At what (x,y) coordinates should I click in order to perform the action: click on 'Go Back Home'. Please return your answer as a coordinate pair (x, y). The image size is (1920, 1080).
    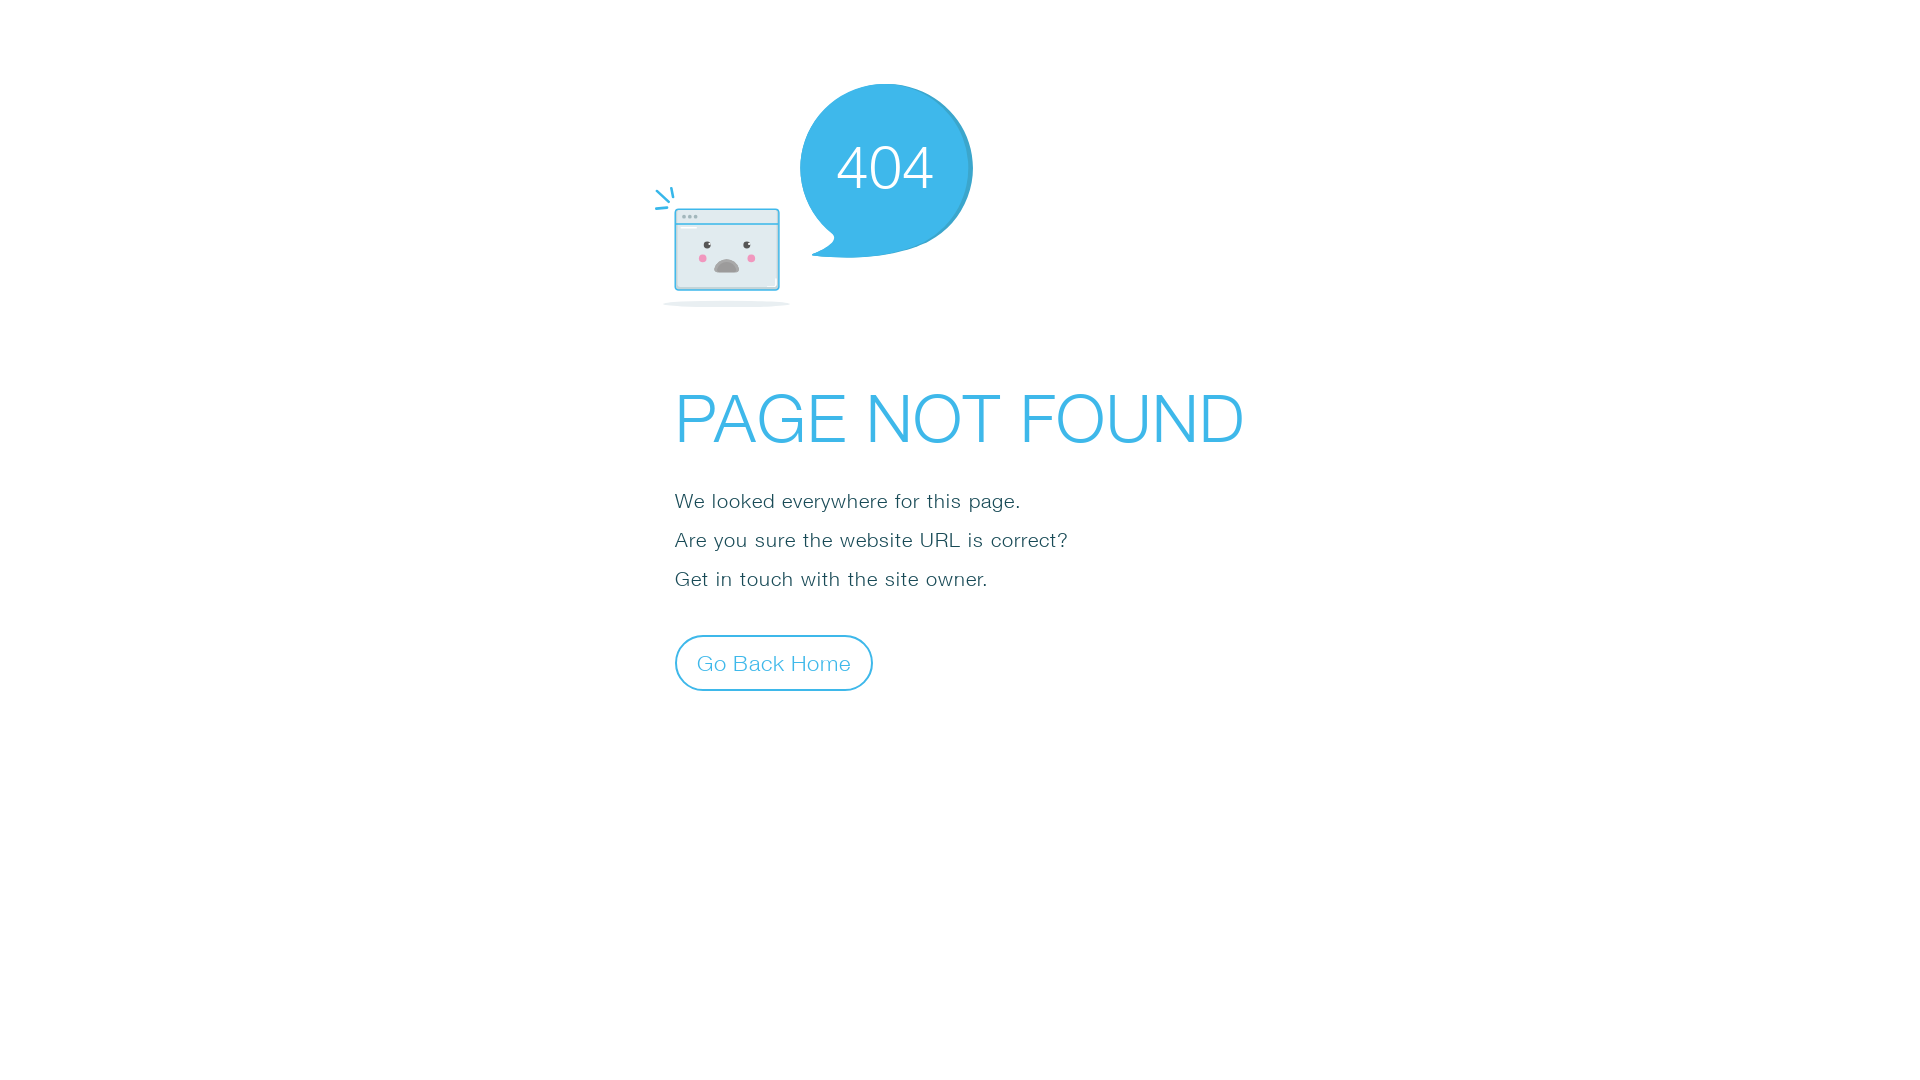
    Looking at the image, I should click on (772, 663).